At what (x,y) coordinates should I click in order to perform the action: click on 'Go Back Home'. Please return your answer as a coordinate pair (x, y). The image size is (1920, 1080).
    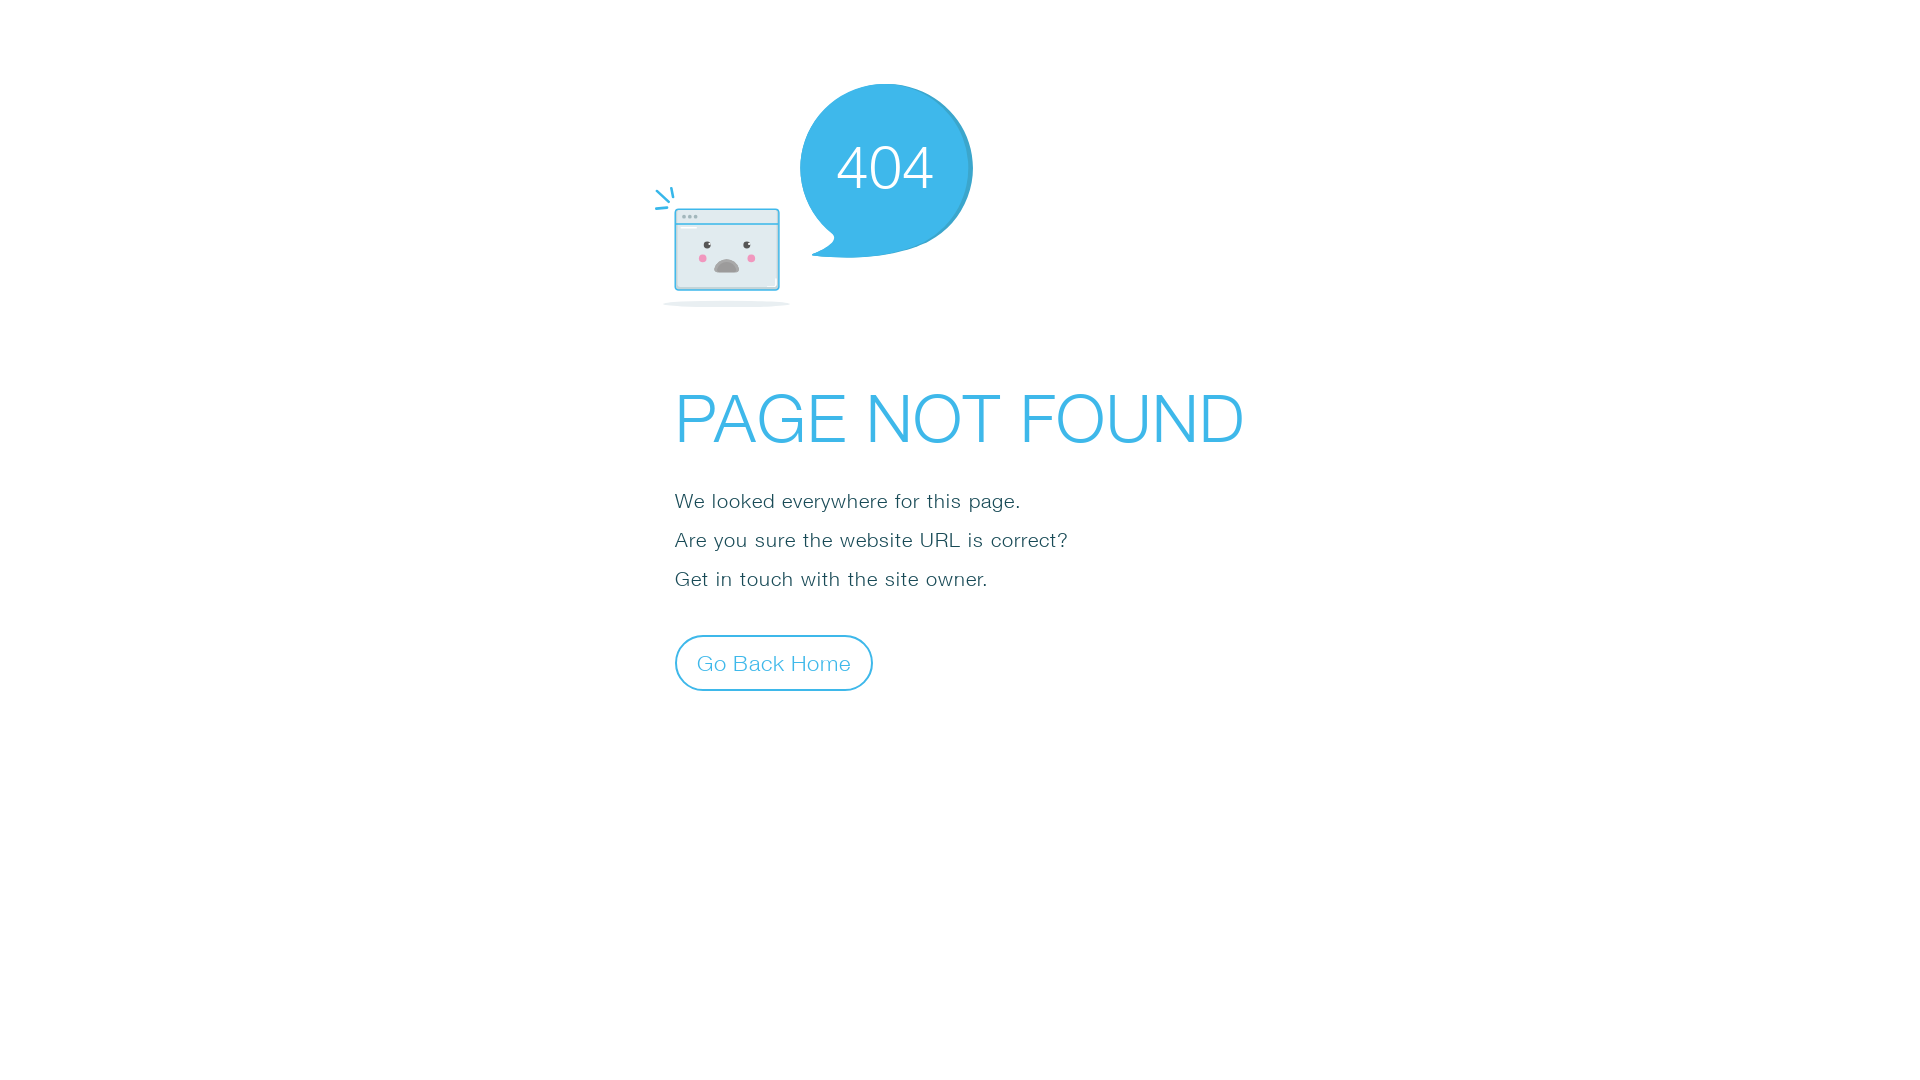
    Looking at the image, I should click on (772, 663).